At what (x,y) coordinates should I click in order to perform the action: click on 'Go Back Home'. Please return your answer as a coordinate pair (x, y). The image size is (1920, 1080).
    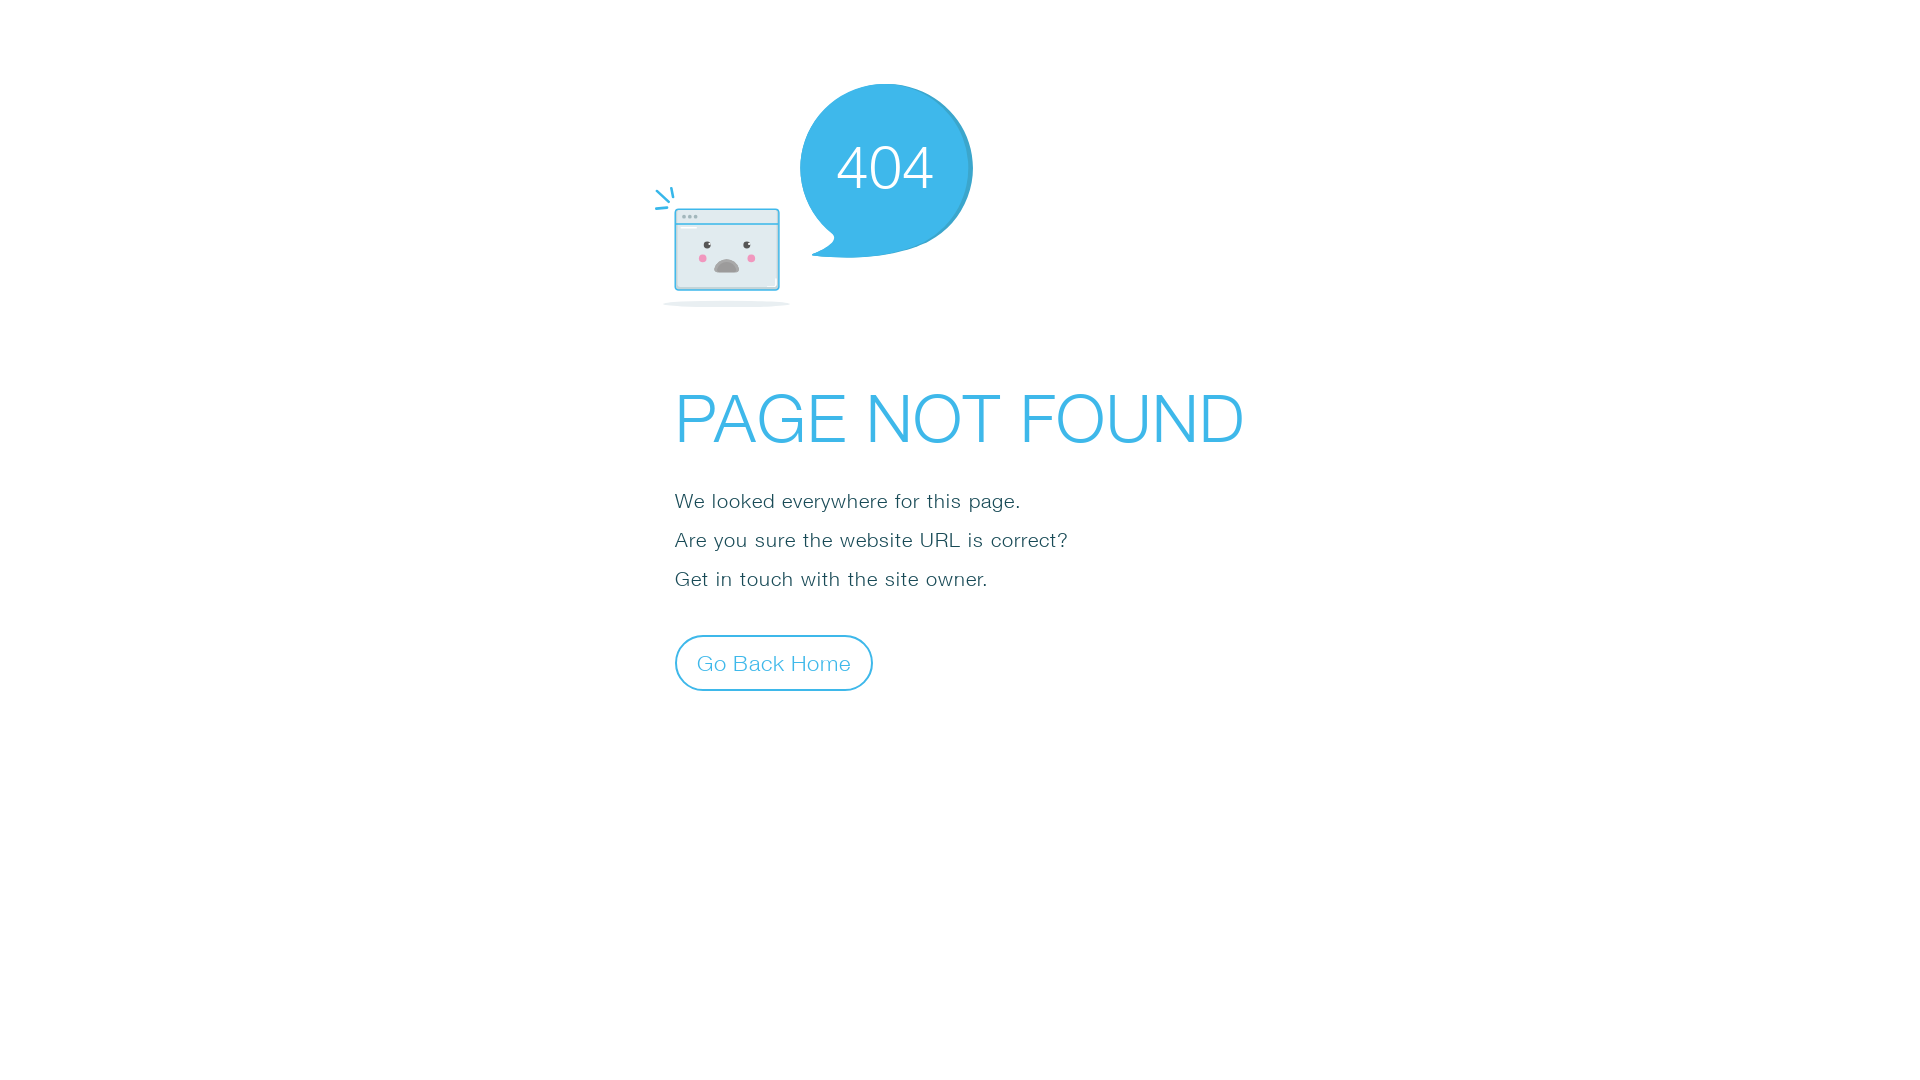
    Looking at the image, I should click on (772, 663).